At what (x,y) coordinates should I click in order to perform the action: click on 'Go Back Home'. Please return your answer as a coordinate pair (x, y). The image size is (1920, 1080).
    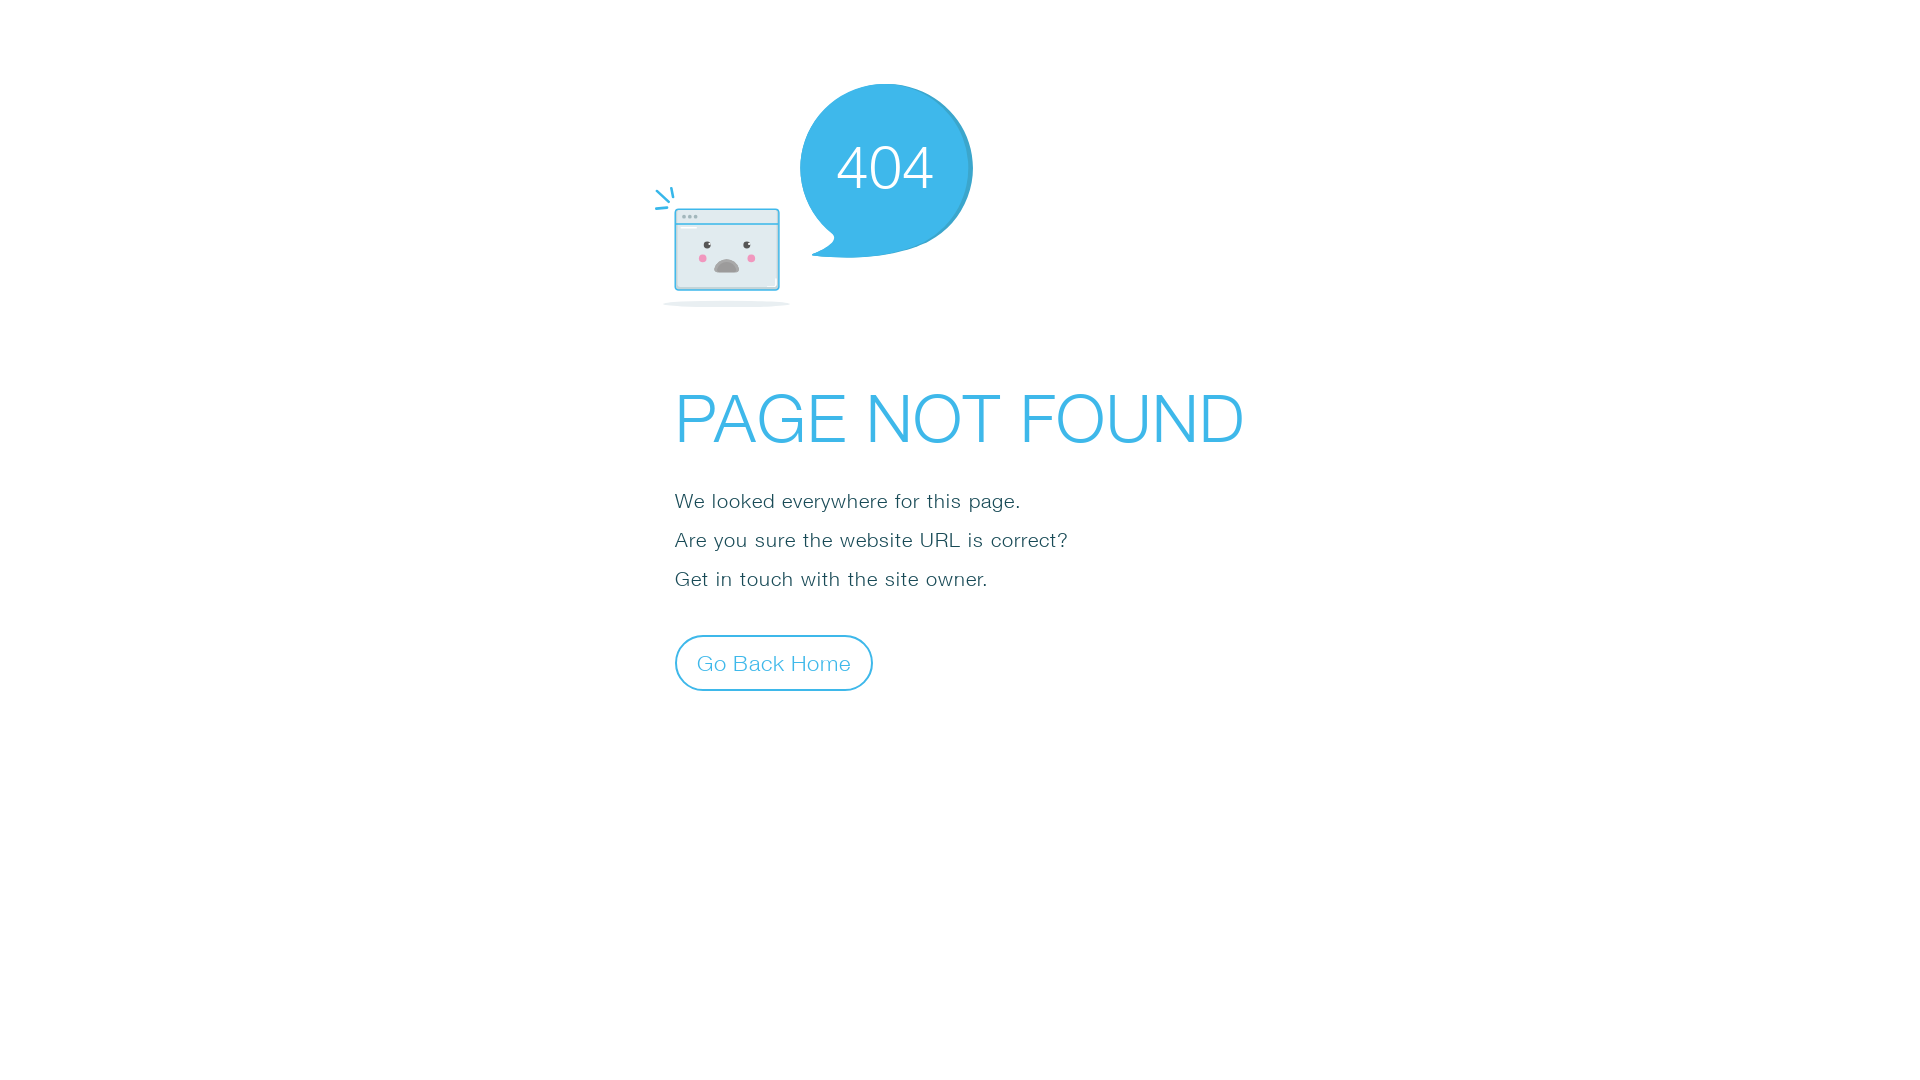
    Looking at the image, I should click on (772, 663).